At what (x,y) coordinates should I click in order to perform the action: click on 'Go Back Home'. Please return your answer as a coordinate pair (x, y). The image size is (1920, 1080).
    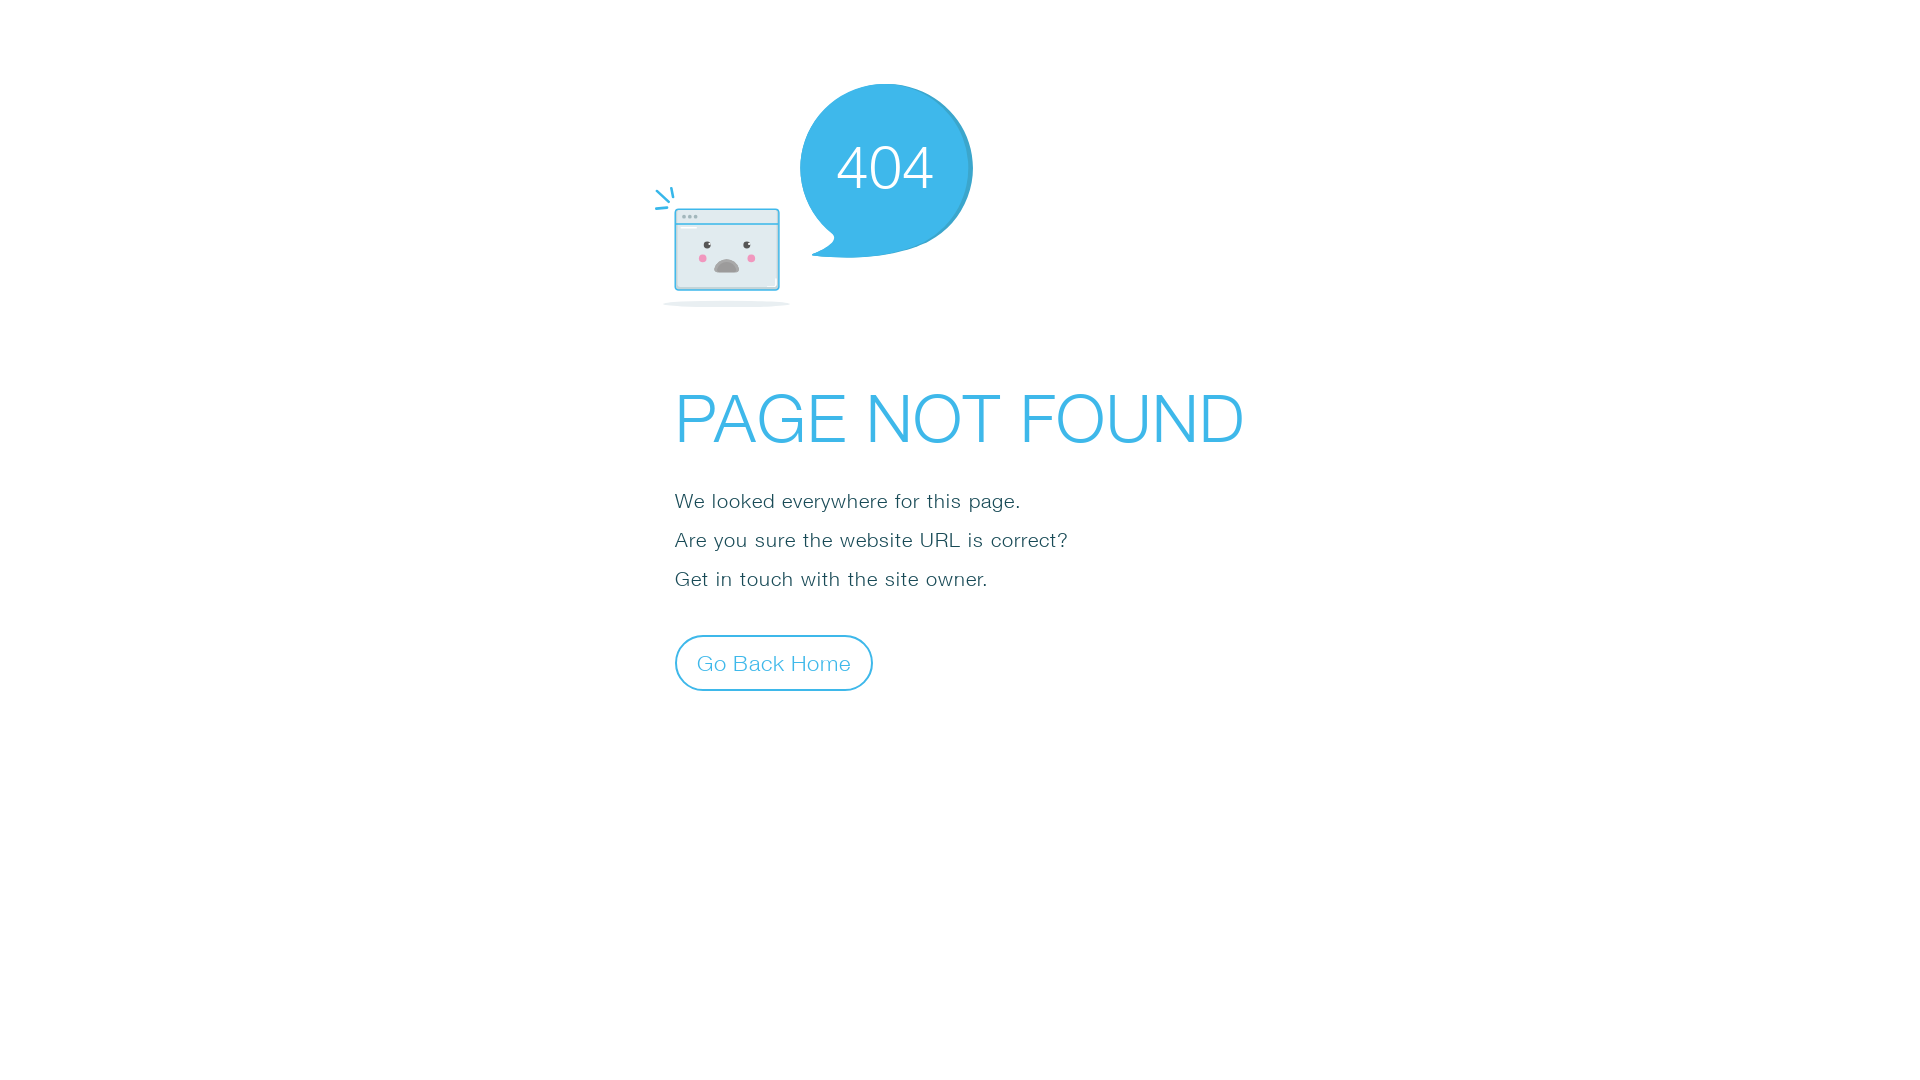
    Looking at the image, I should click on (772, 663).